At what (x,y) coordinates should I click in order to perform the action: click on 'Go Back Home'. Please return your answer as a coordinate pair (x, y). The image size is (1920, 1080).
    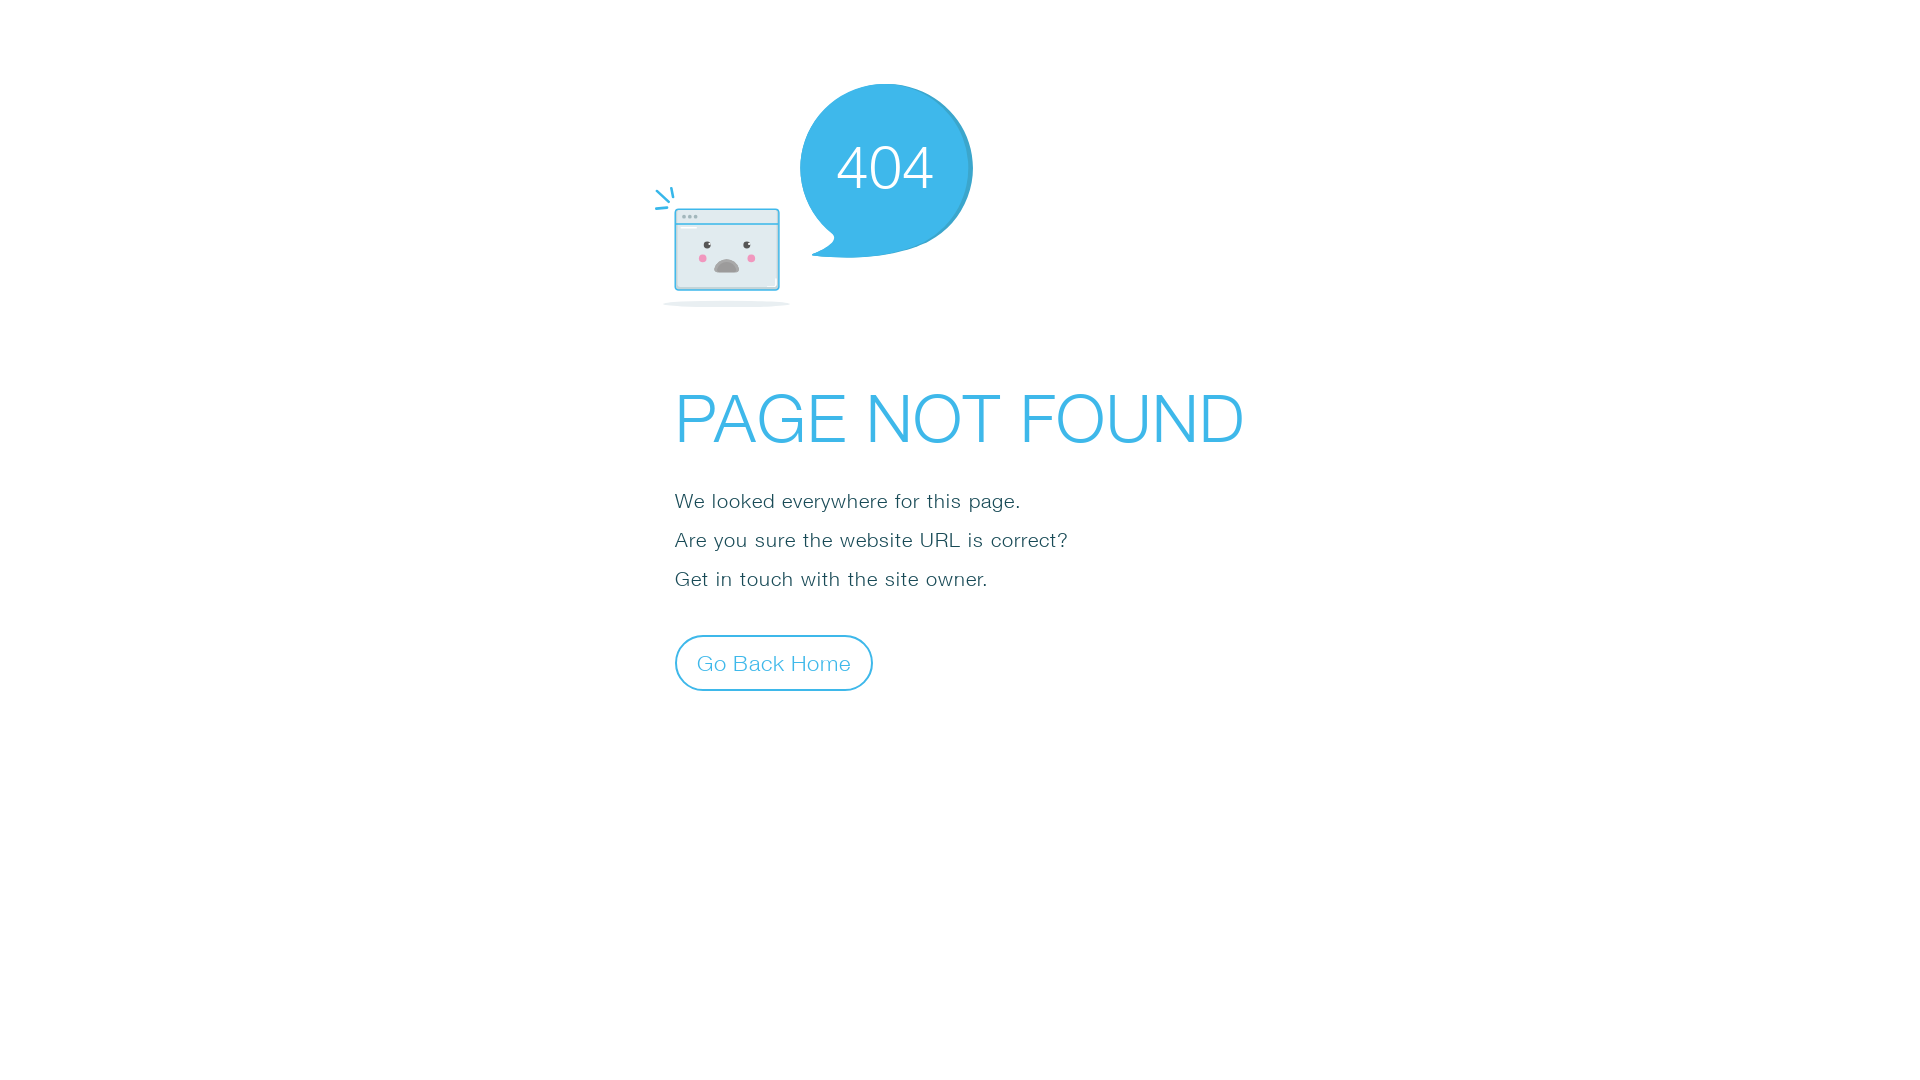
    Looking at the image, I should click on (772, 663).